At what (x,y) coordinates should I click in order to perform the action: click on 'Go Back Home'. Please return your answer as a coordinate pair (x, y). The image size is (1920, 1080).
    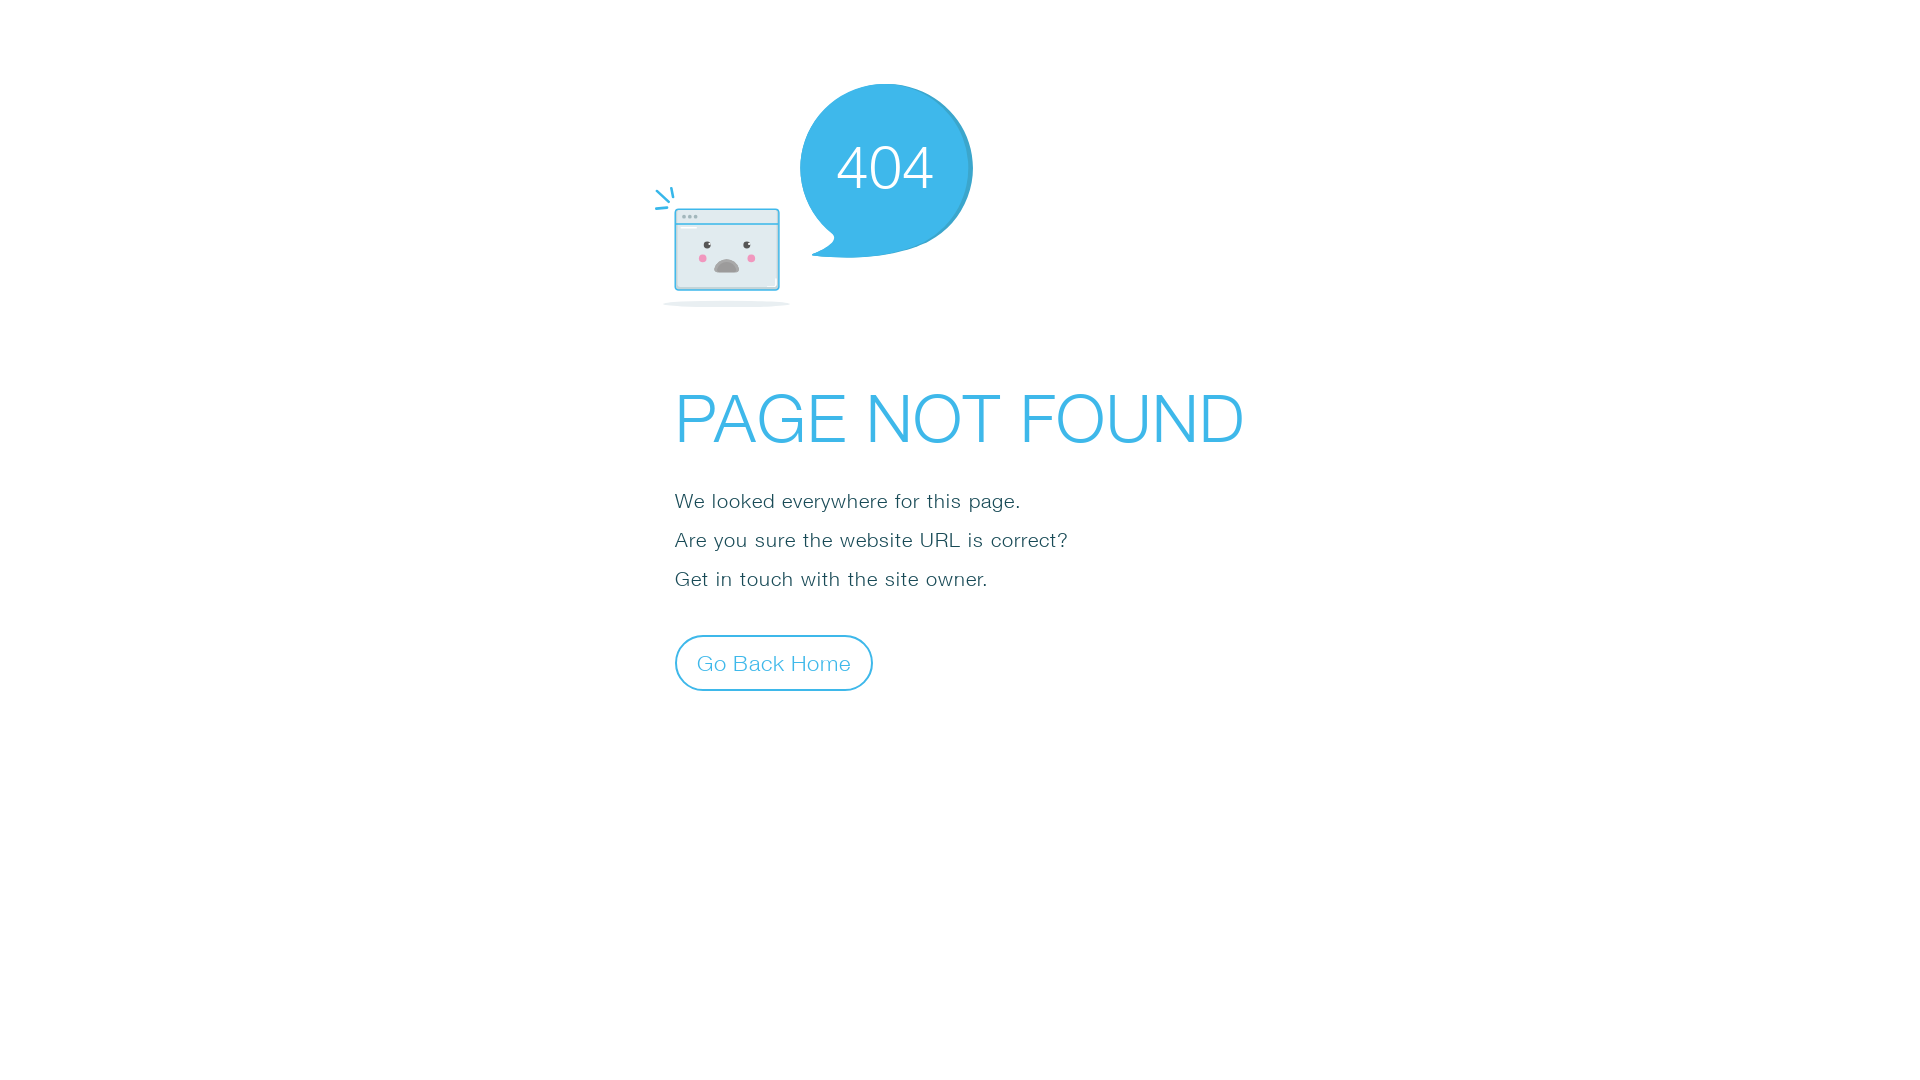
    Looking at the image, I should click on (772, 663).